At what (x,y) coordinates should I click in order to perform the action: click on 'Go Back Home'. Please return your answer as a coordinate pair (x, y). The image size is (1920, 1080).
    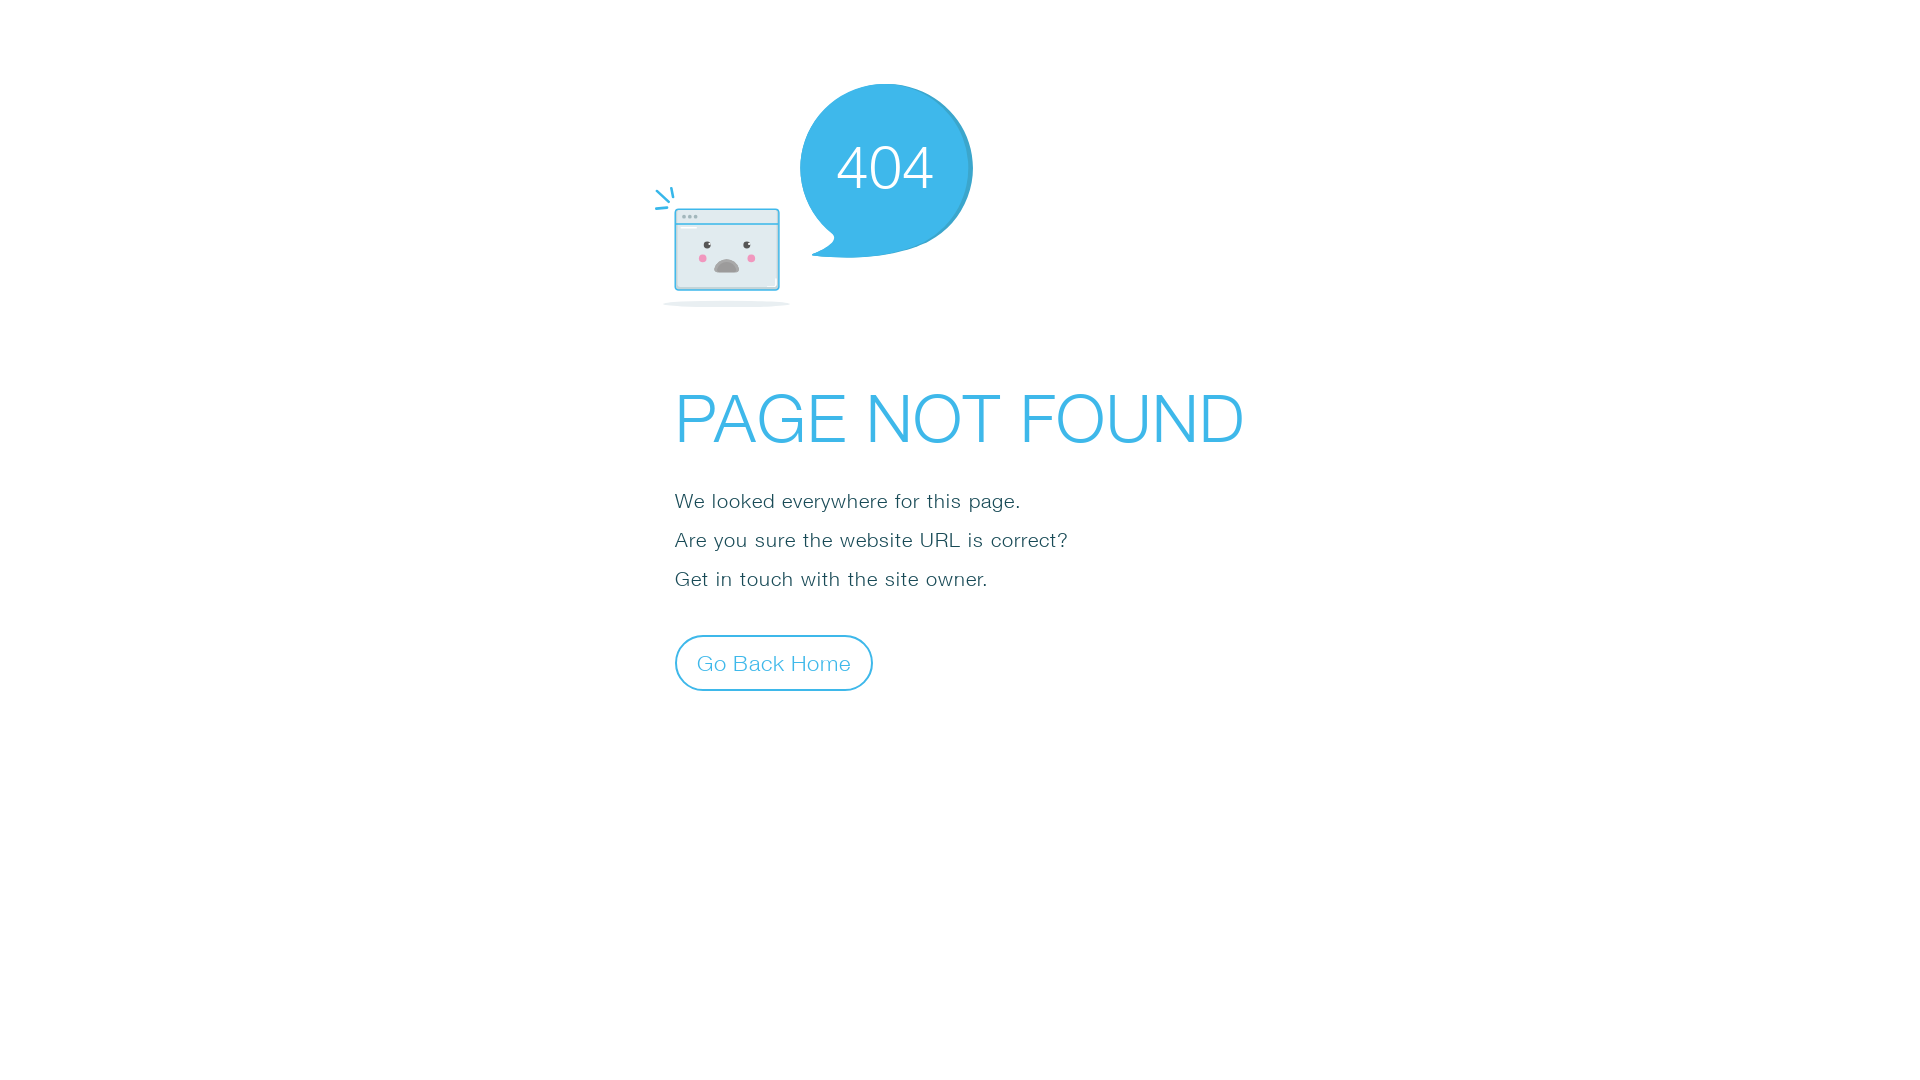
    Looking at the image, I should click on (772, 663).